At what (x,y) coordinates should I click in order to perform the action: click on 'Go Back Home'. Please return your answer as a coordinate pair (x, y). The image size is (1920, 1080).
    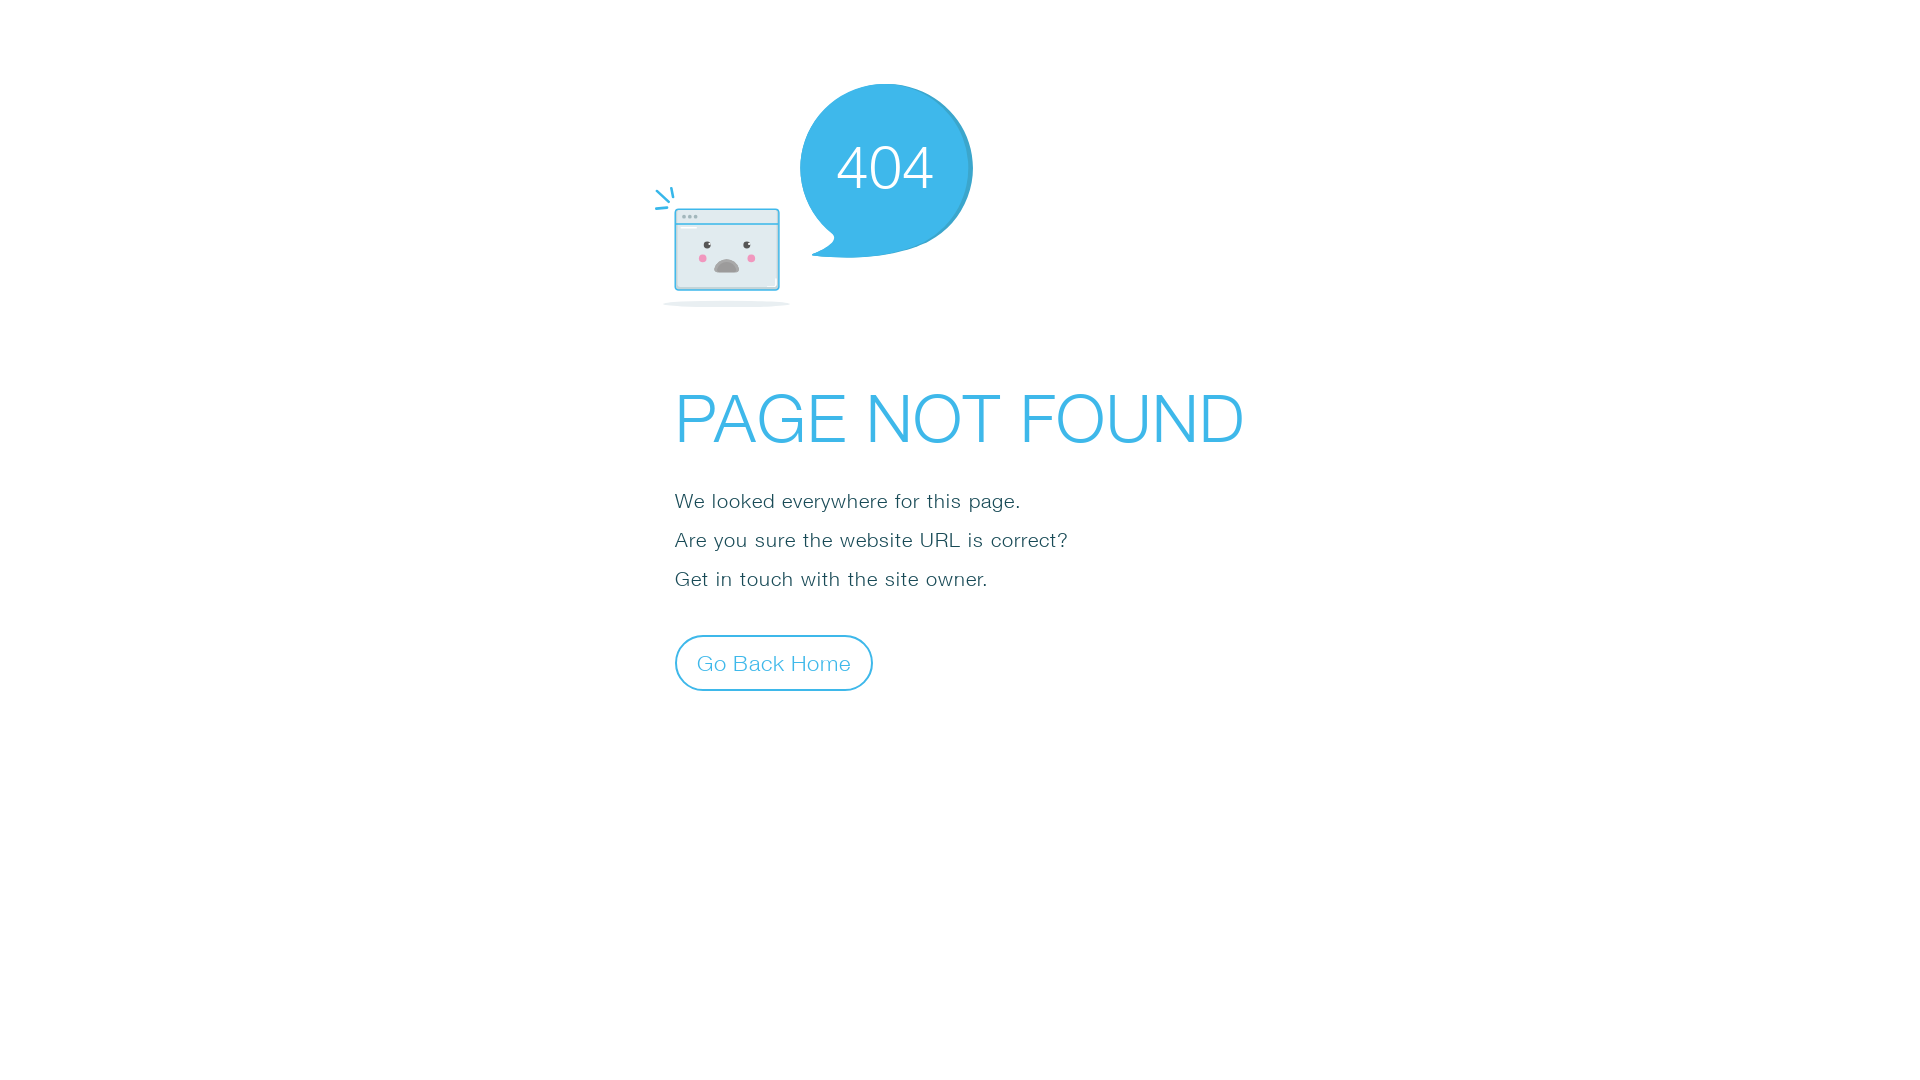
    Looking at the image, I should click on (772, 663).